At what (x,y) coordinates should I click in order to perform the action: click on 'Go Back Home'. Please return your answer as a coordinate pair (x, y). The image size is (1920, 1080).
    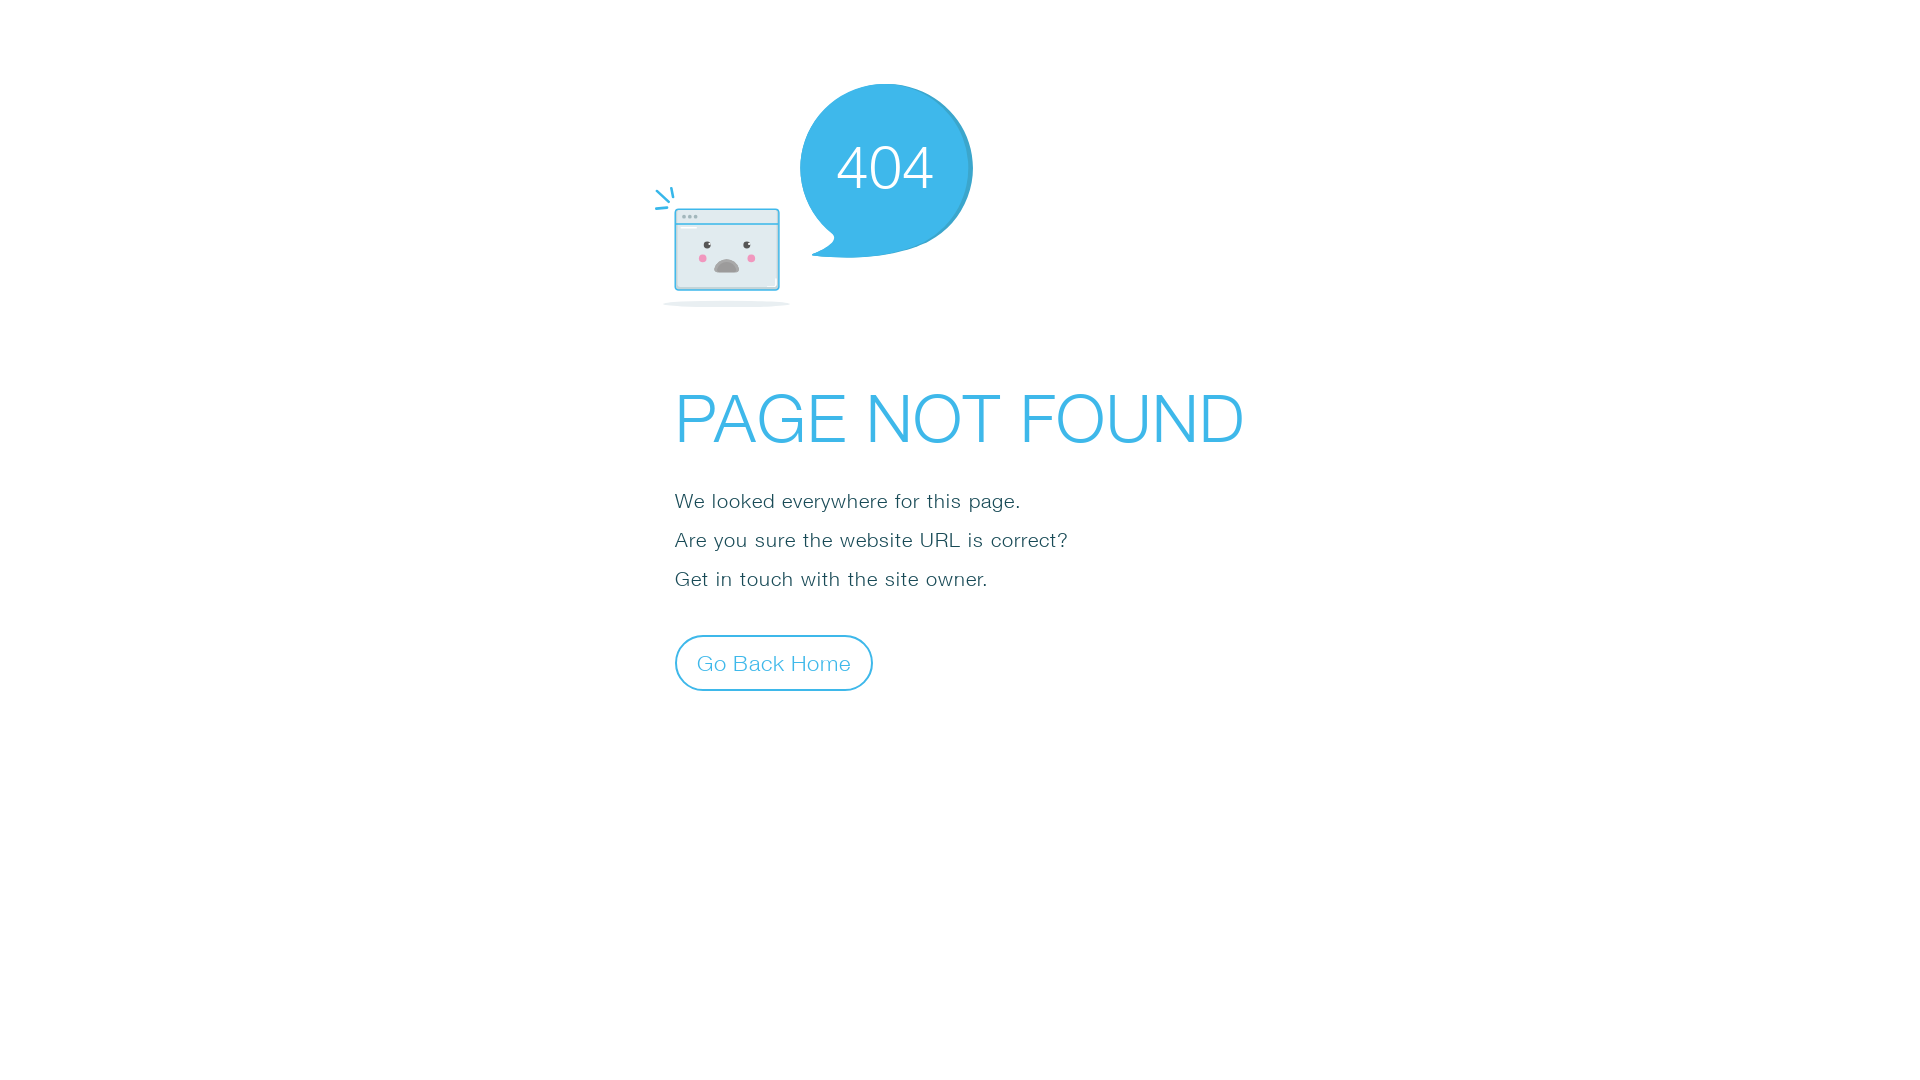
    Looking at the image, I should click on (772, 663).